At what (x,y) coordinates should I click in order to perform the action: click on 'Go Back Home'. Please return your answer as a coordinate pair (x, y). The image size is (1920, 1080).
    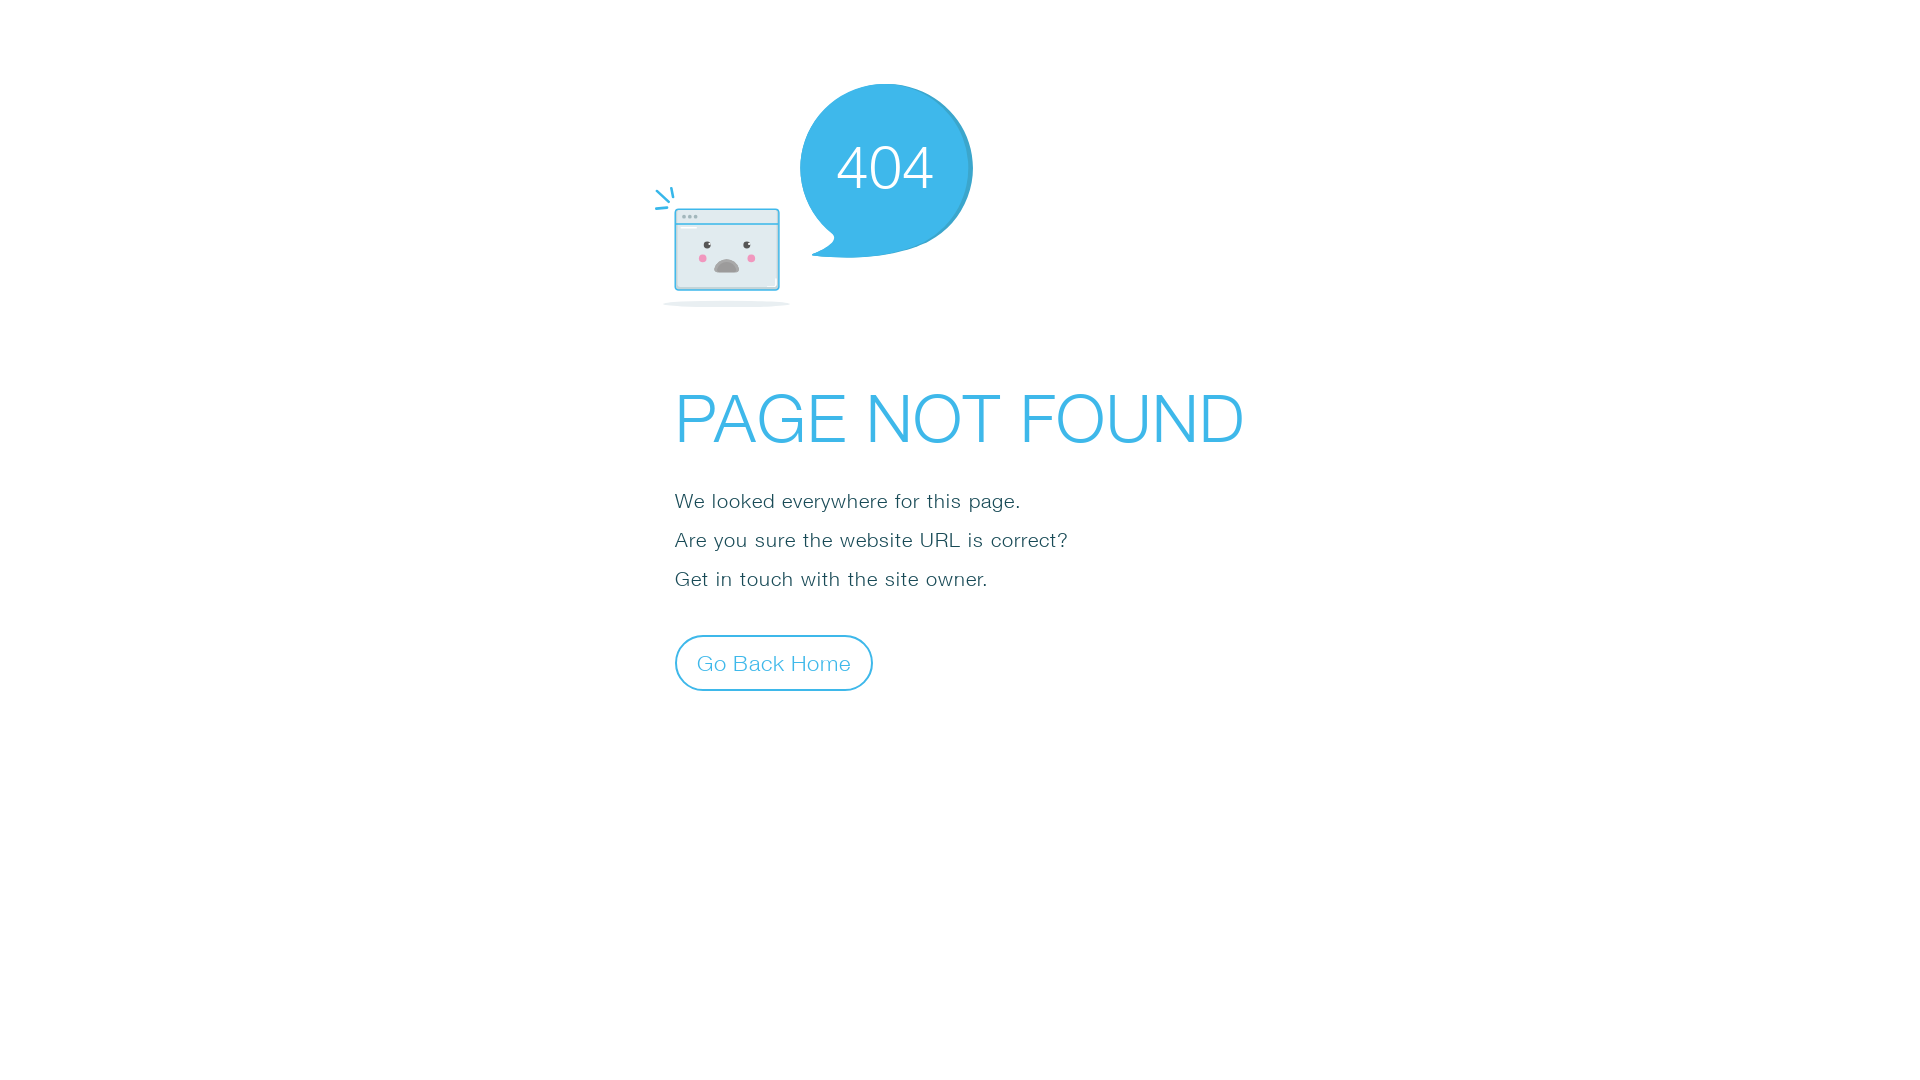
    Looking at the image, I should click on (772, 663).